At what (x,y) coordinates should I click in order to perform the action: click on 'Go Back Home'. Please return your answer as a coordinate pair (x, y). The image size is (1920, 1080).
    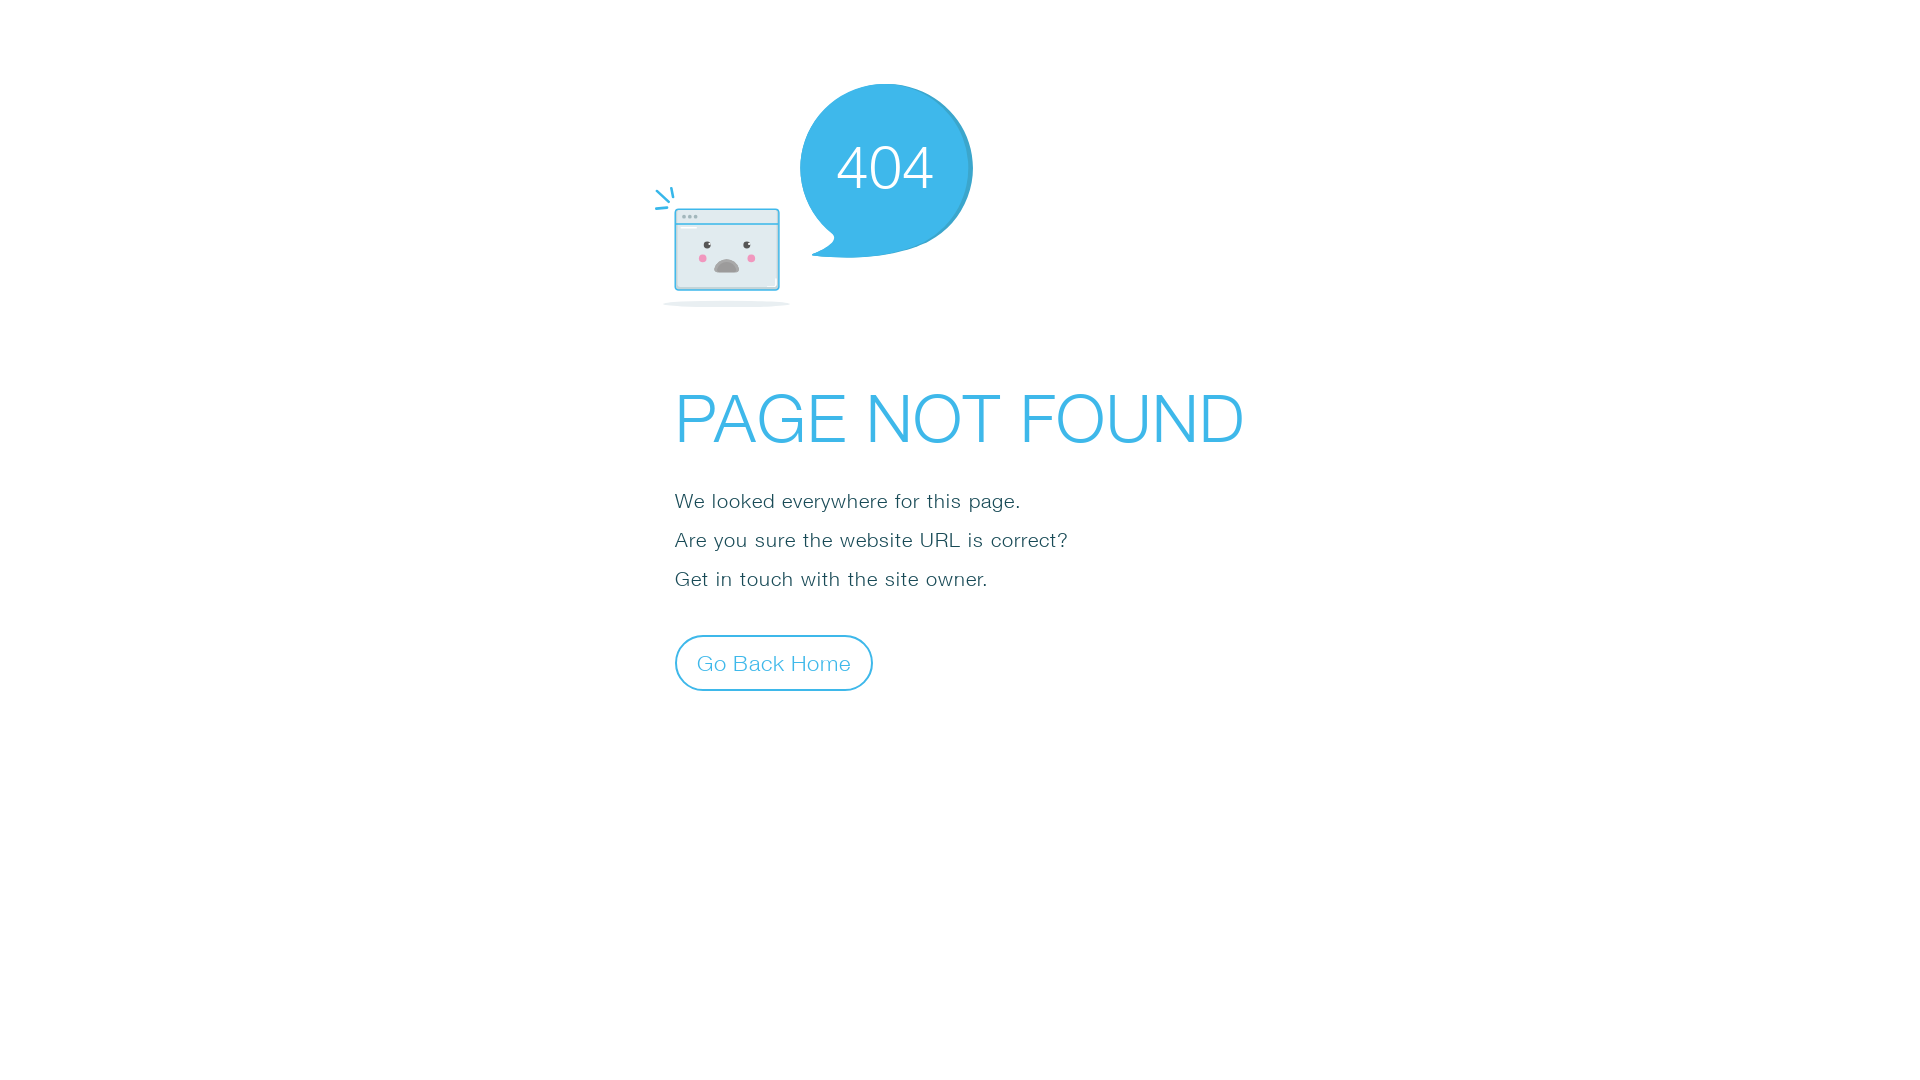
    Looking at the image, I should click on (772, 663).